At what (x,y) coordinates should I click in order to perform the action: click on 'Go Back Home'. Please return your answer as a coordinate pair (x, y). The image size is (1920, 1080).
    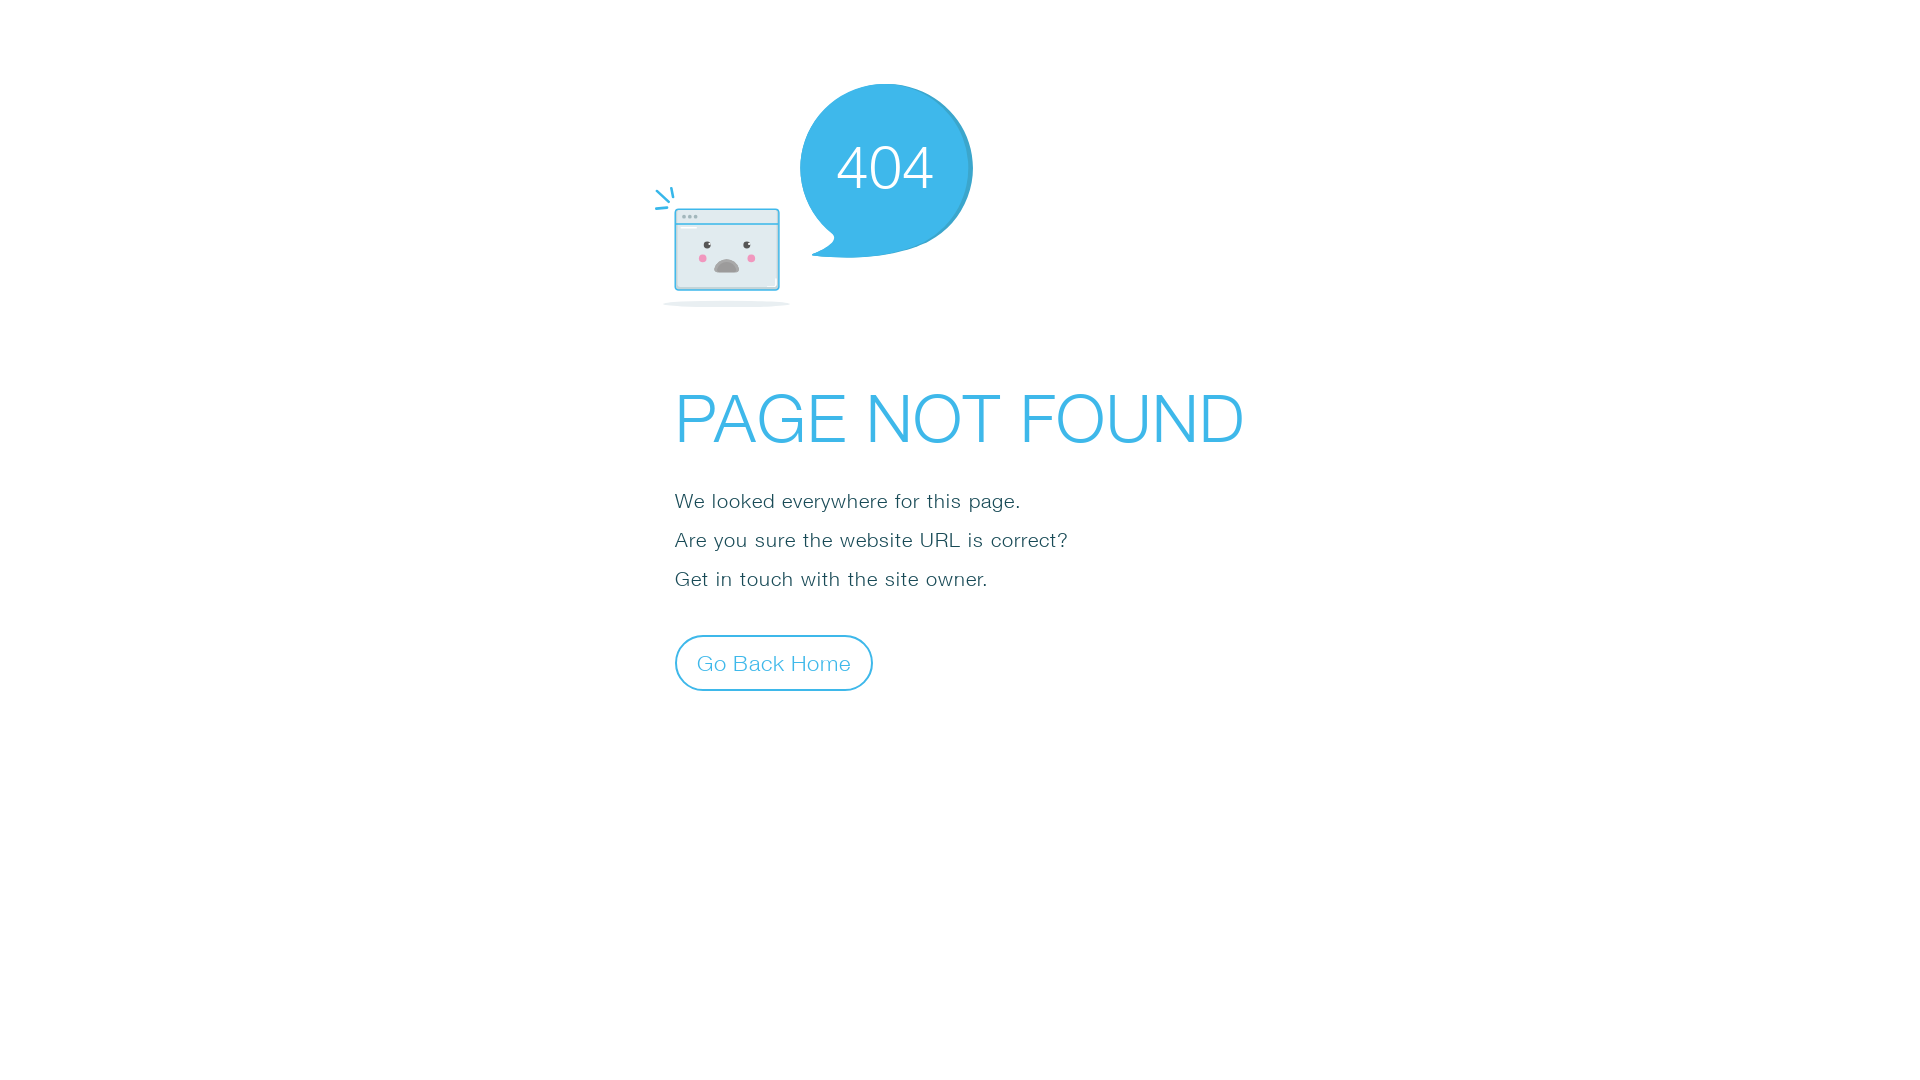
    Looking at the image, I should click on (772, 663).